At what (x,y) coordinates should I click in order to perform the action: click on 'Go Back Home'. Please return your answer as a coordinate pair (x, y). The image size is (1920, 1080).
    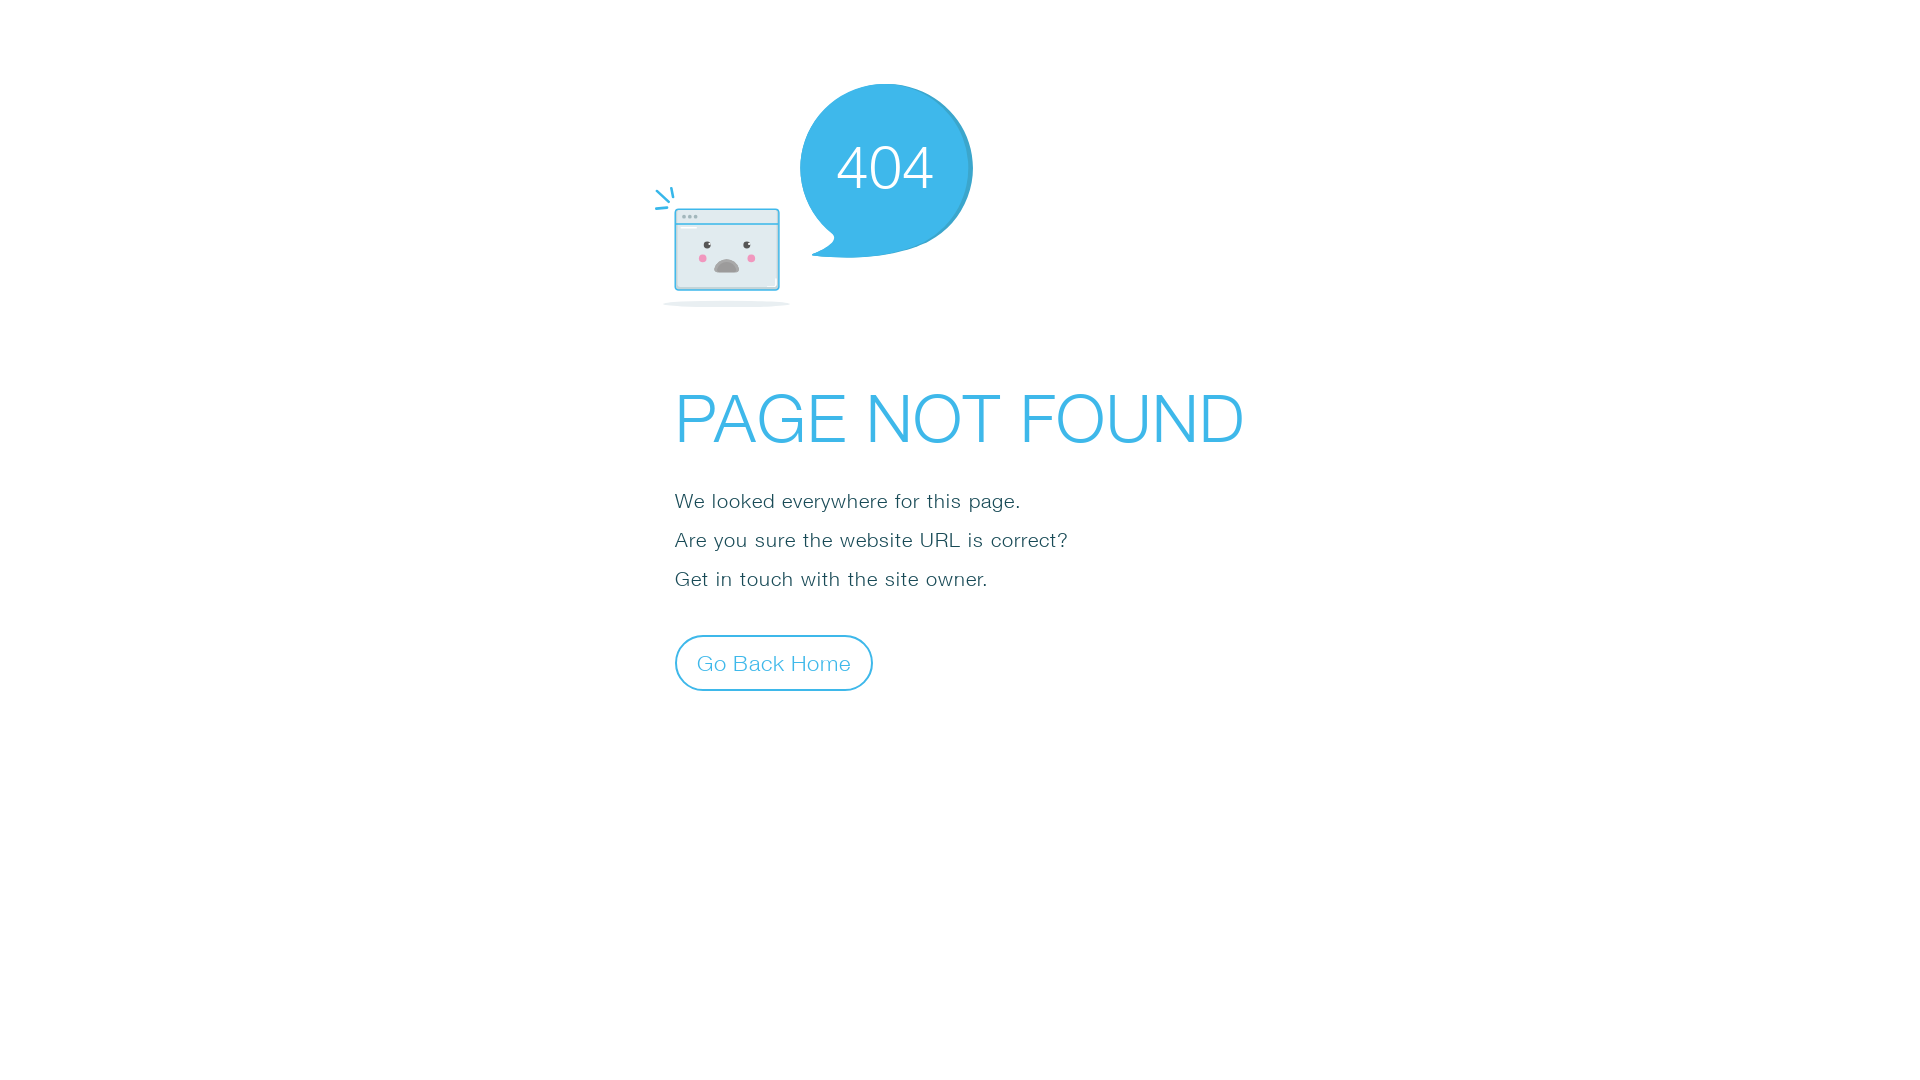
    Looking at the image, I should click on (772, 663).